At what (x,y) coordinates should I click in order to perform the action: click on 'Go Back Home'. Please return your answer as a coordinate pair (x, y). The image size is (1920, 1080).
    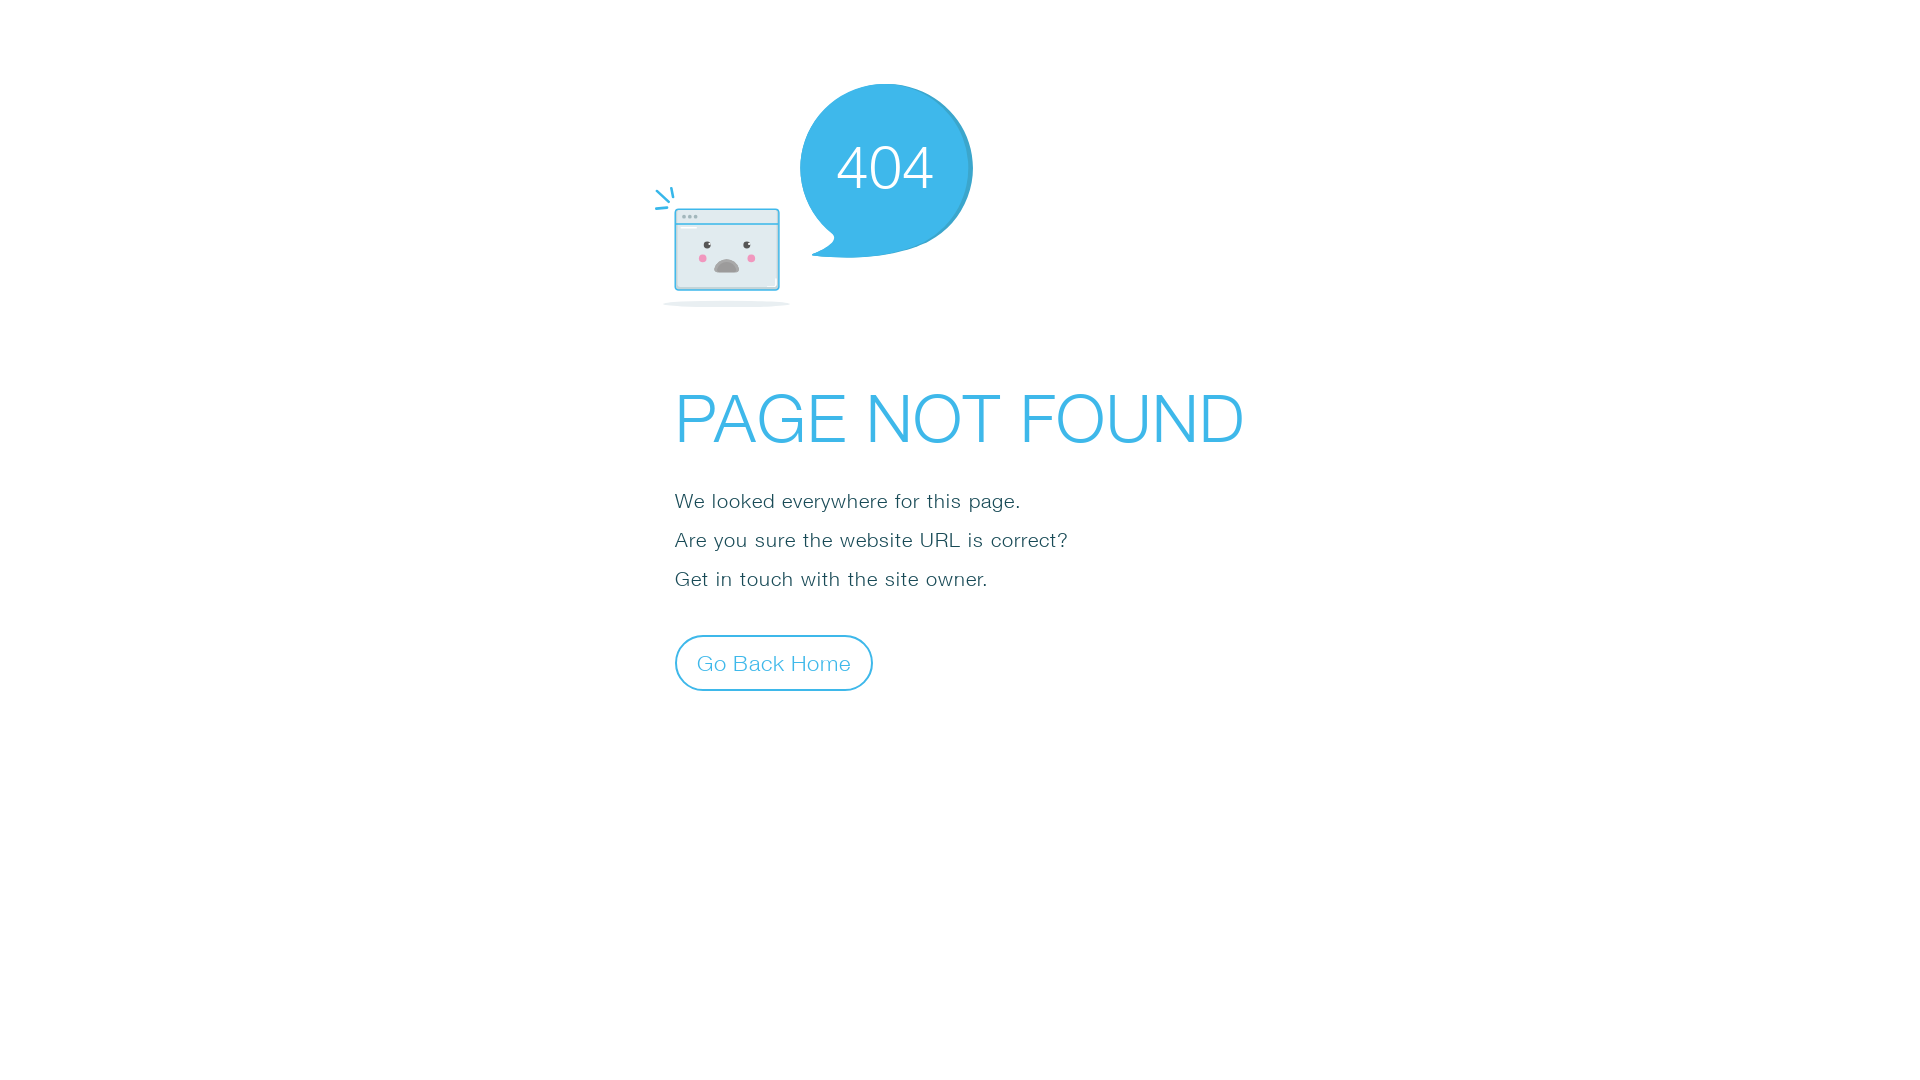
    Looking at the image, I should click on (772, 663).